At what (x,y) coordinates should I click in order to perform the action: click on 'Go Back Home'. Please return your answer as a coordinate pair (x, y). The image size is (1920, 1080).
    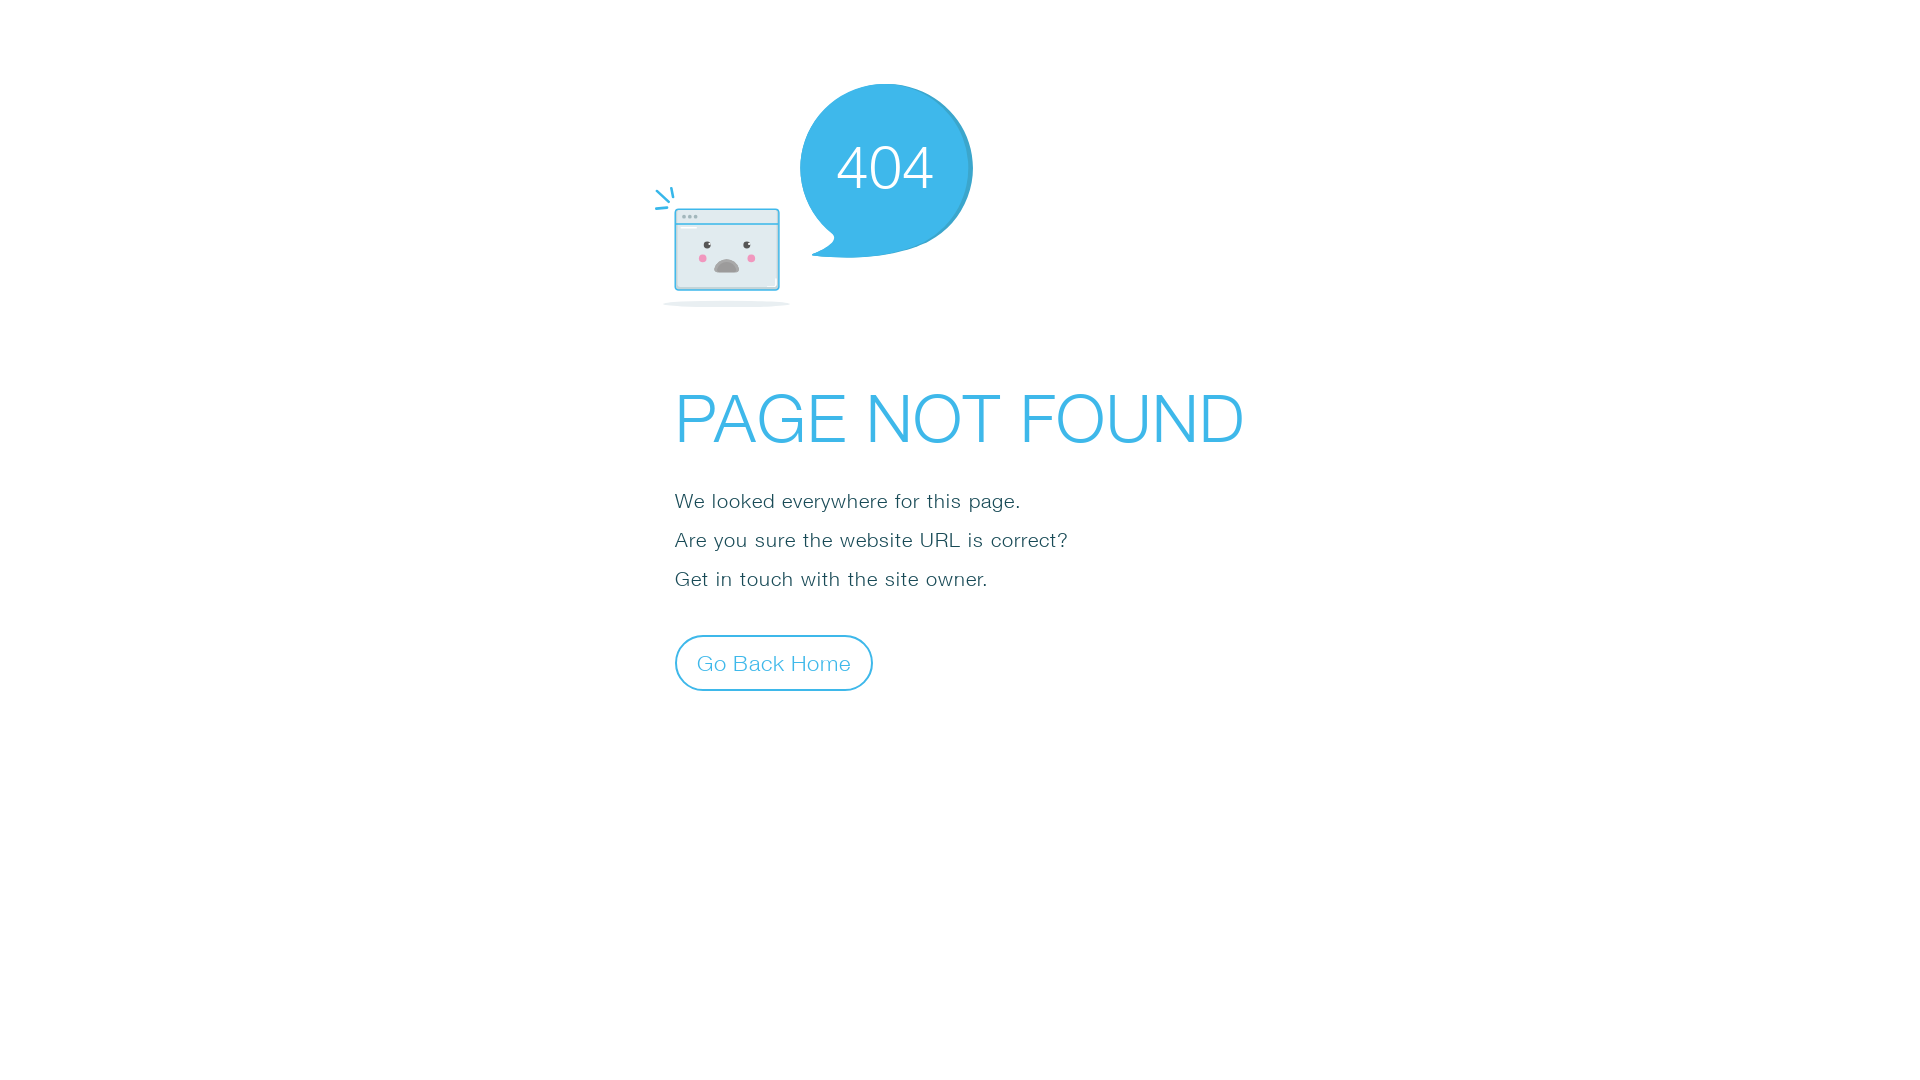
    Looking at the image, I should click on (772, 663).